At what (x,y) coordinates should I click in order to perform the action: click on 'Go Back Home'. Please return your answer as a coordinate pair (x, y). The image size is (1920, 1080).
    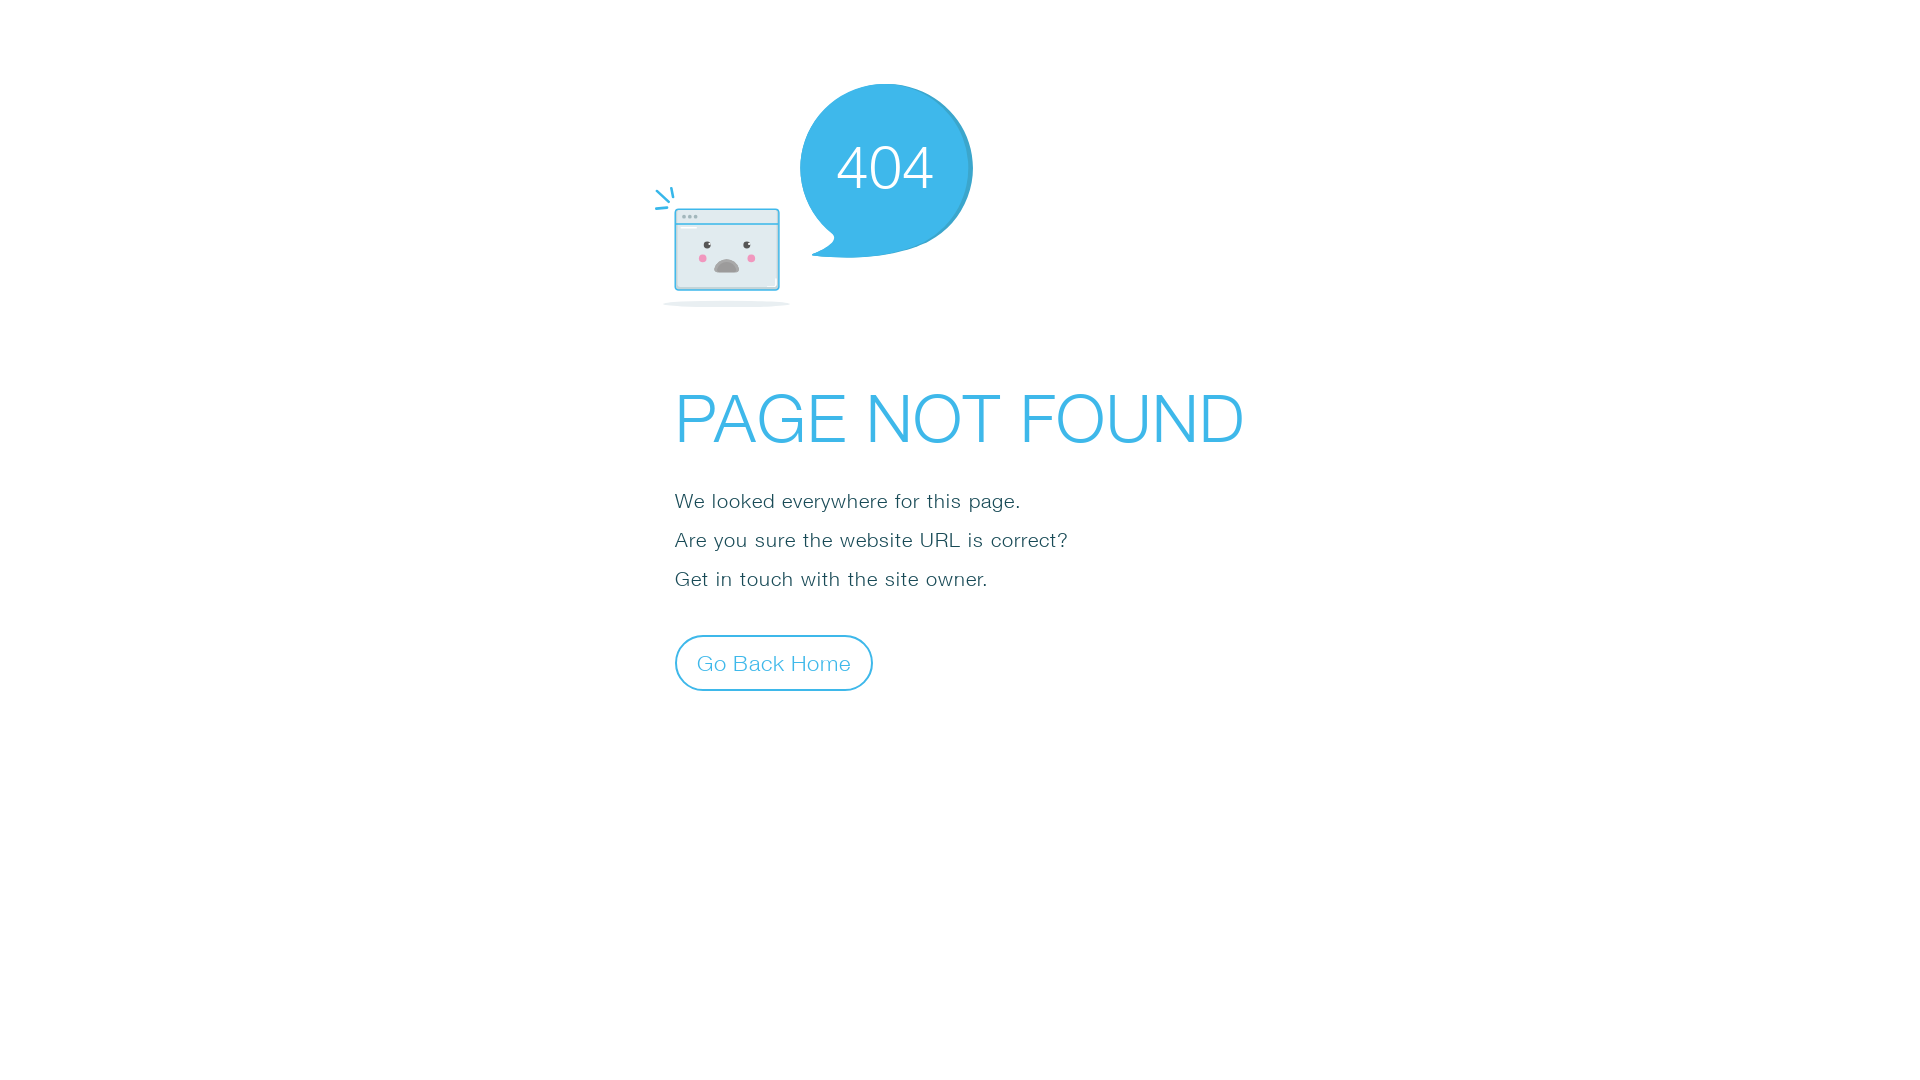
    Looking at the image, I should click on (772, 663).